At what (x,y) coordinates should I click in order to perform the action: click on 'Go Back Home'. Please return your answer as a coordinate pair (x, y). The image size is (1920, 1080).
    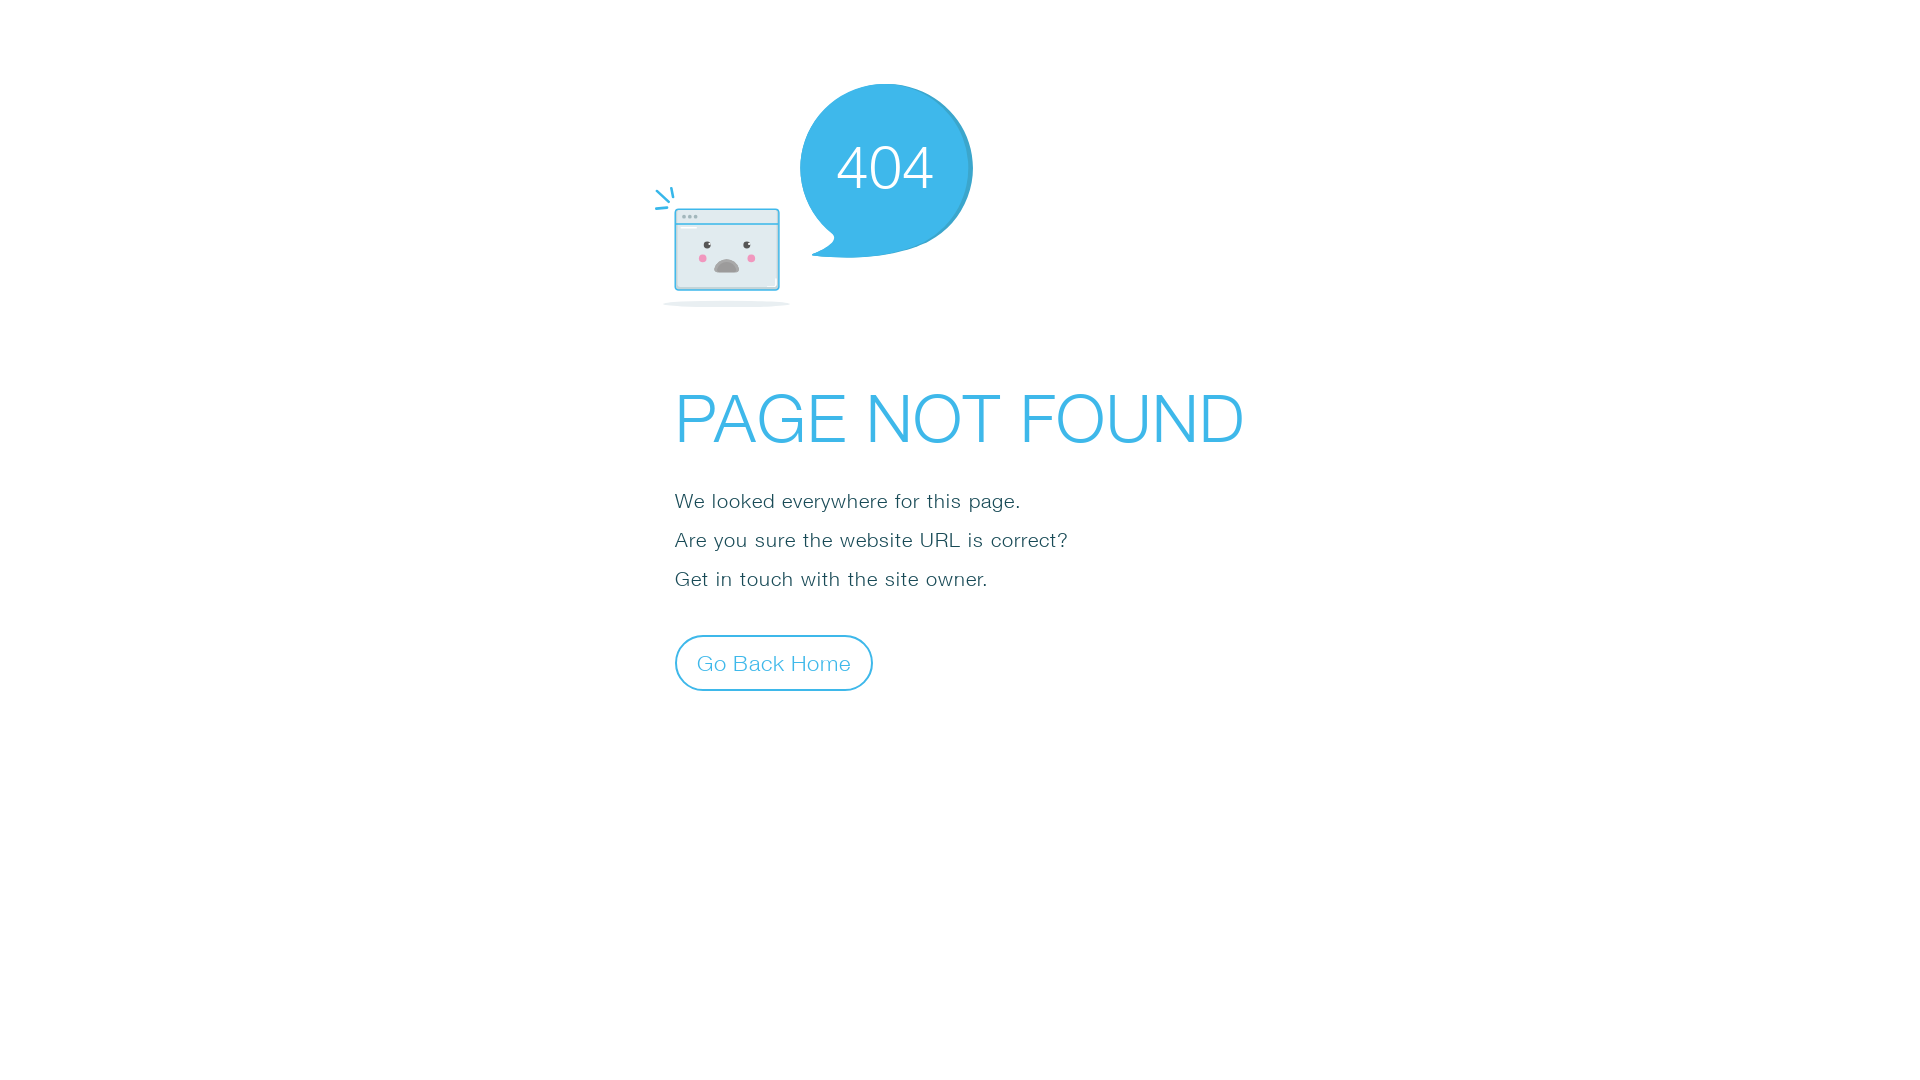
    Looking at the image, I should click on (772, 663).